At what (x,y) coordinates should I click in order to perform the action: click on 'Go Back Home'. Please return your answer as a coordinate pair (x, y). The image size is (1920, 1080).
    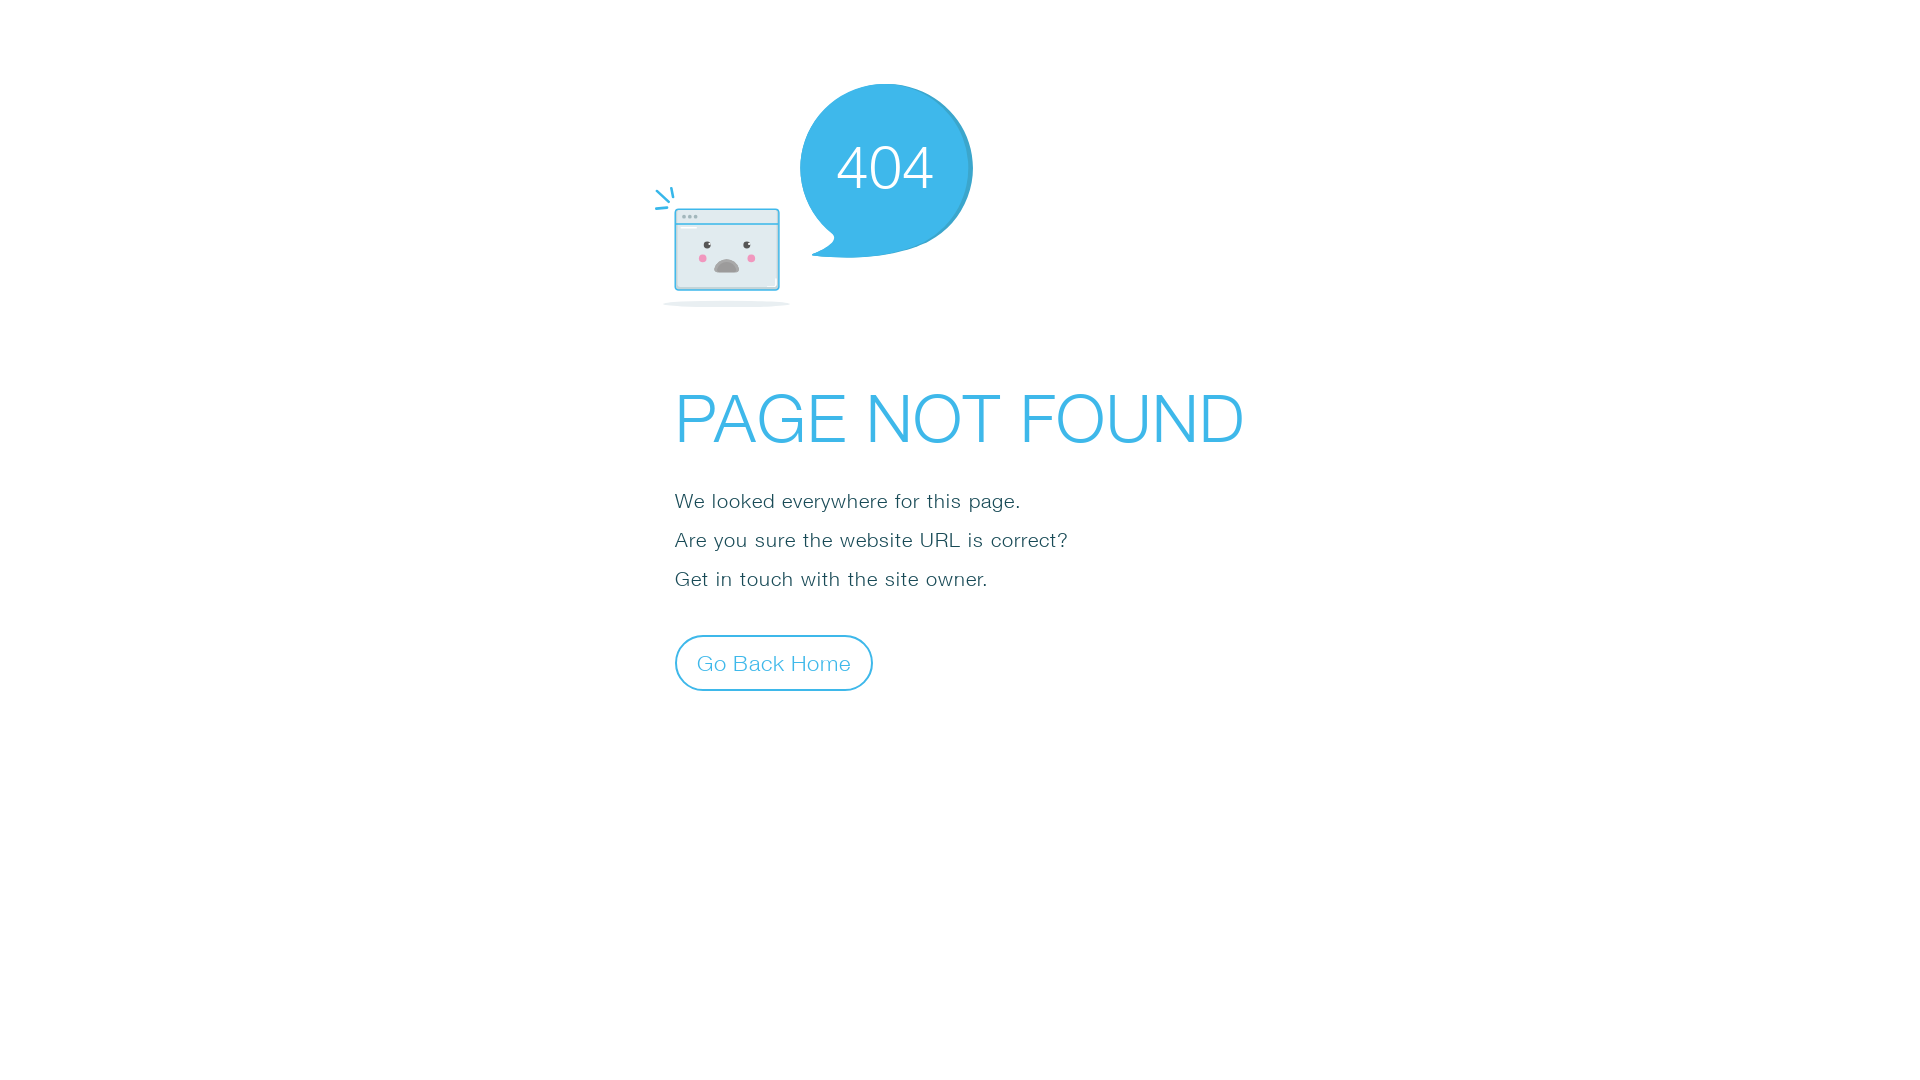
    Looking at the image, I should click on (772, 663).